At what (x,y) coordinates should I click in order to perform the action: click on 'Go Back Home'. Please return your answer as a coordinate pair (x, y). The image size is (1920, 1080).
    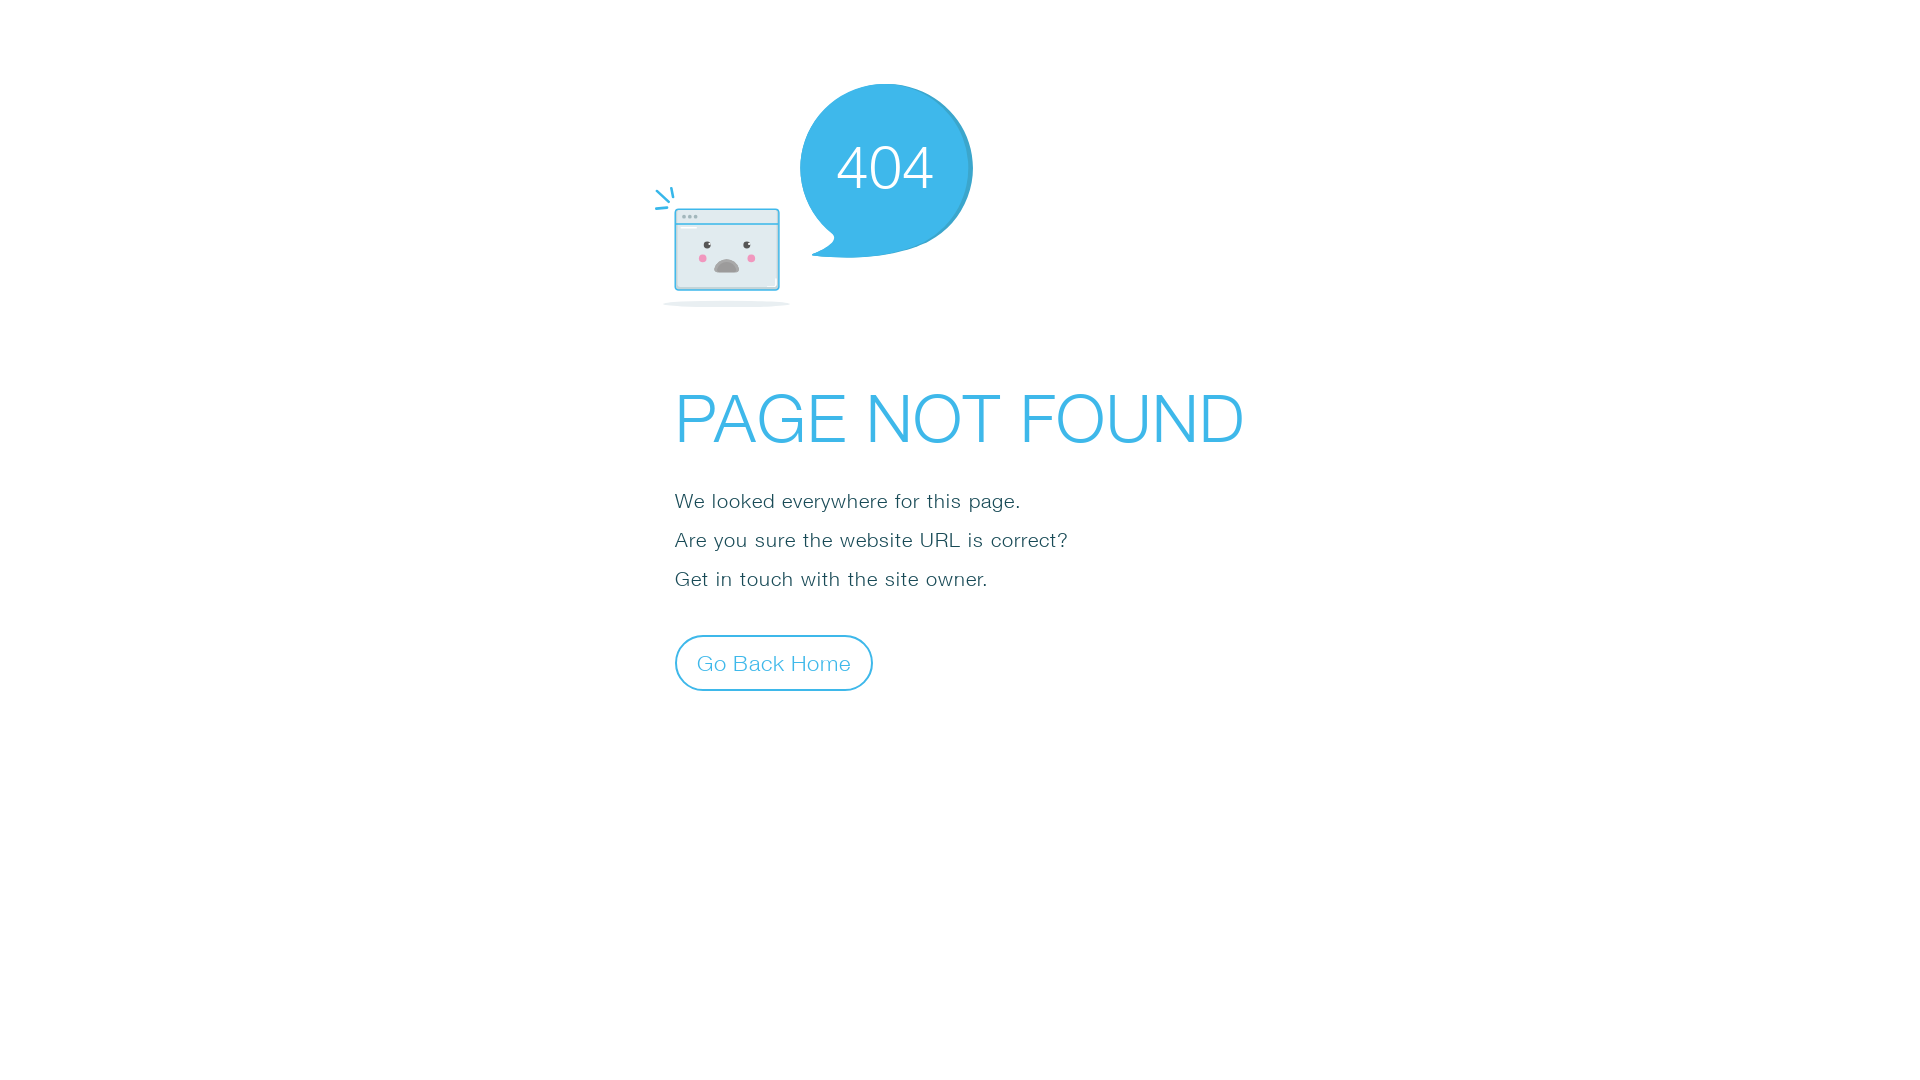
    Looking at the image, I should click on (772, 663).